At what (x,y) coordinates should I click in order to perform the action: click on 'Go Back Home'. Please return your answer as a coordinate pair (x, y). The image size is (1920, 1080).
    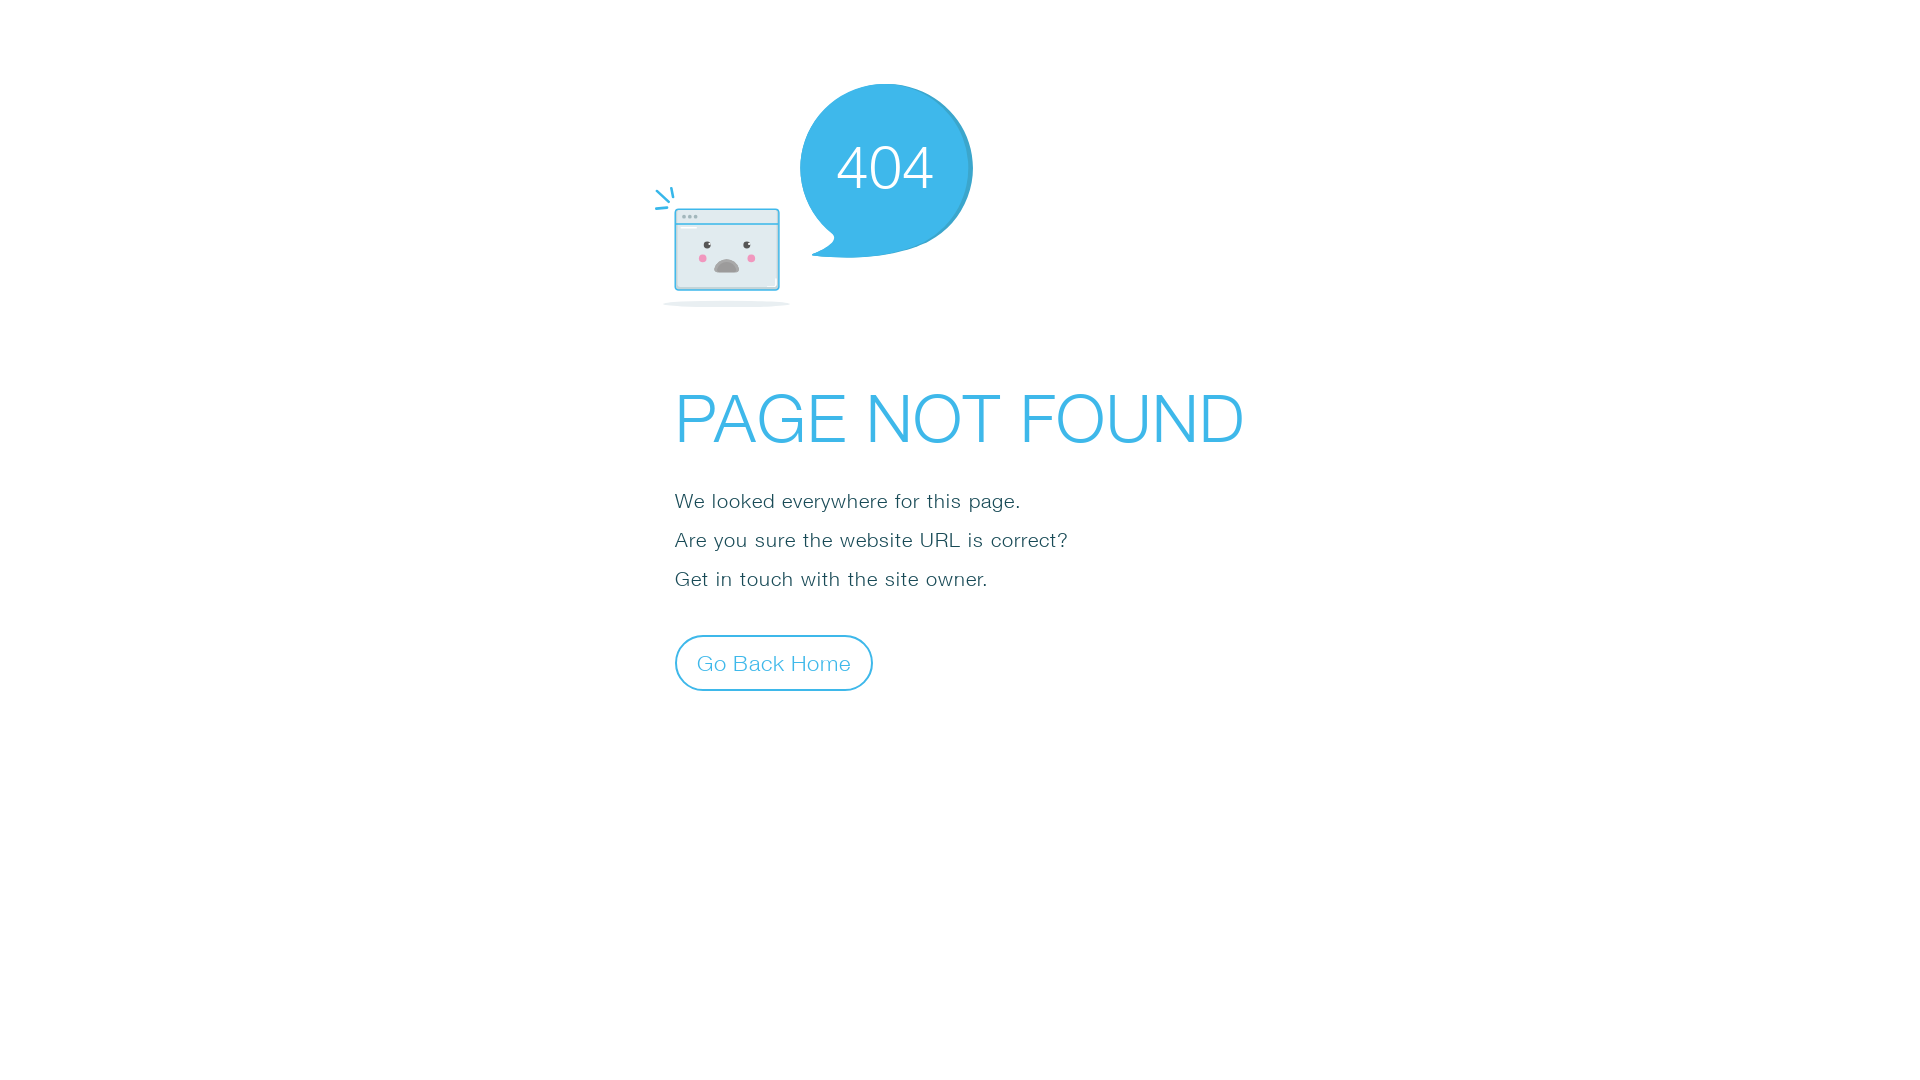
    Looking at the image, I should click on (772, 663).